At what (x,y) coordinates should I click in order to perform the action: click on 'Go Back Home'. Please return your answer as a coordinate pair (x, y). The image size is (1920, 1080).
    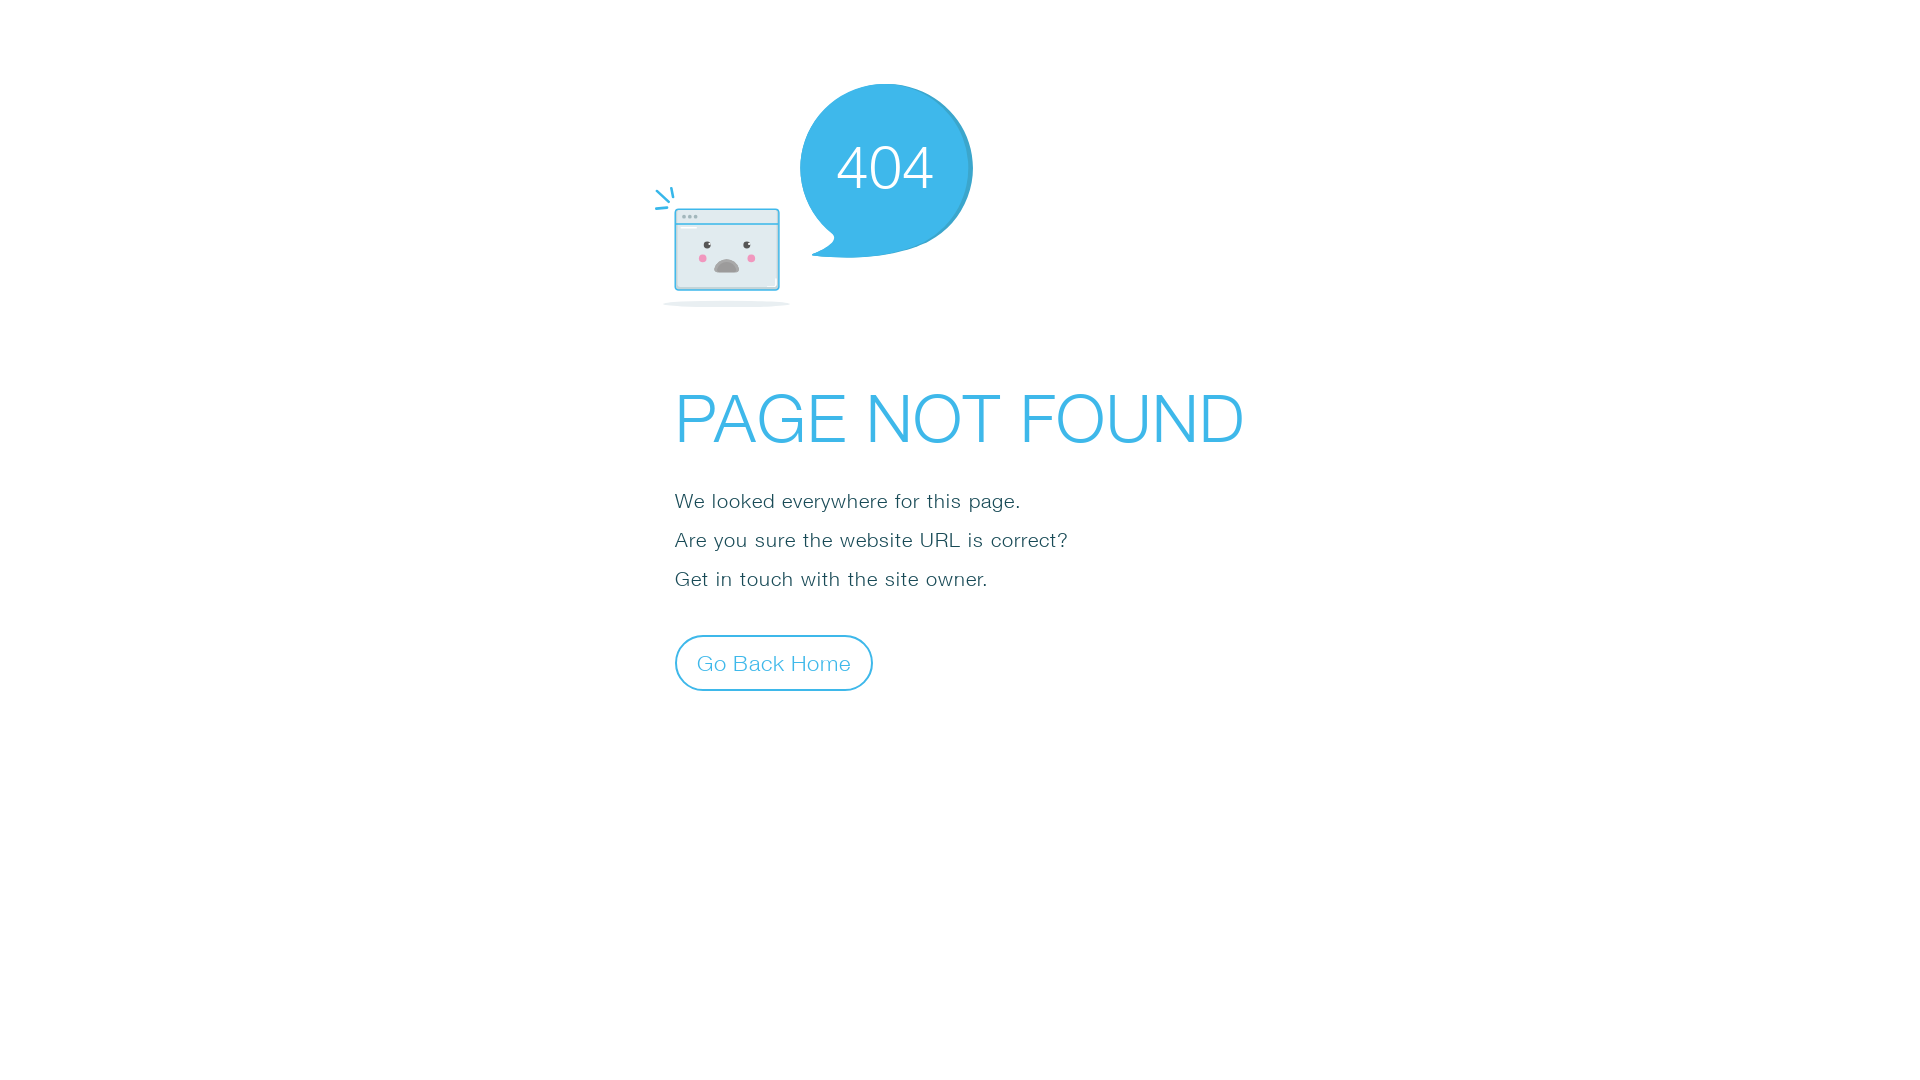
    Looking at the image, I should click on (772, 663).